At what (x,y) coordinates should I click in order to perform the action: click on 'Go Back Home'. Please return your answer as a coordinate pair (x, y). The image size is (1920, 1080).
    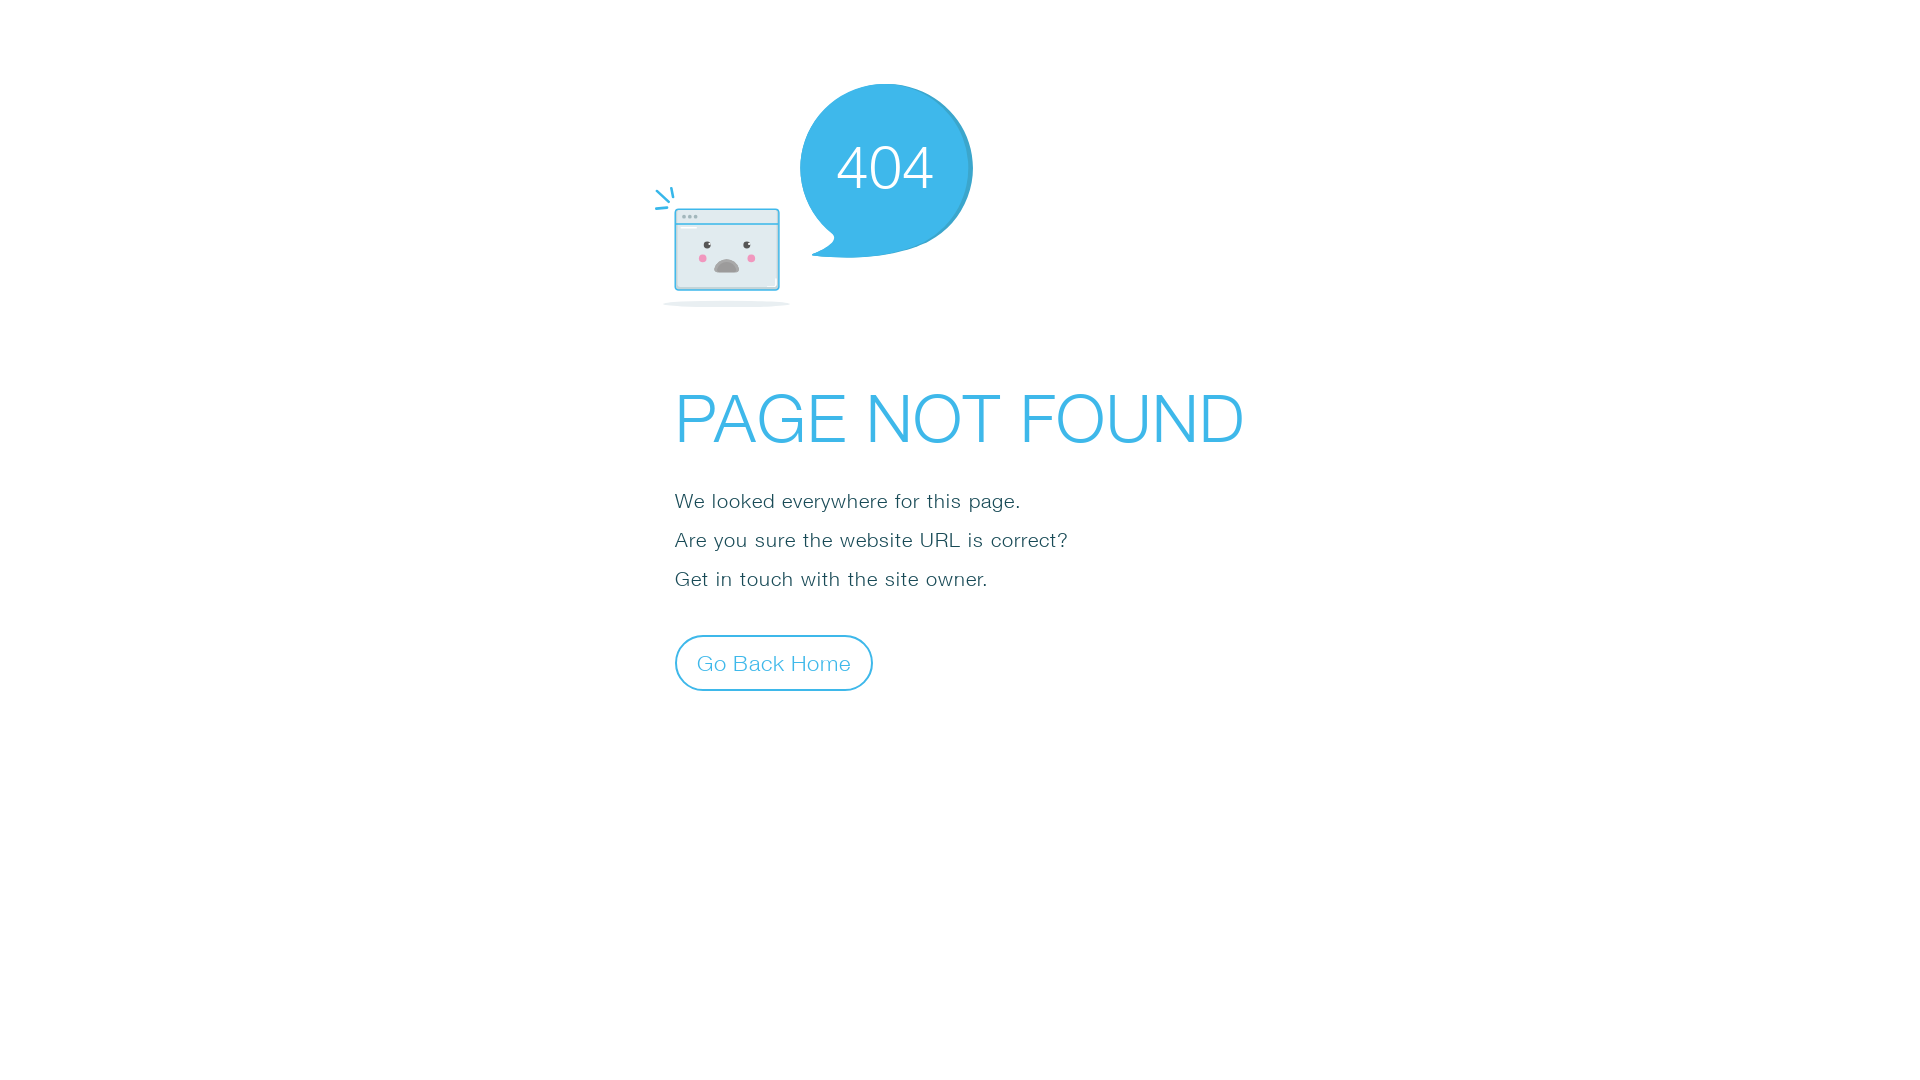
    Looking at the image, I should click on (772, 663).